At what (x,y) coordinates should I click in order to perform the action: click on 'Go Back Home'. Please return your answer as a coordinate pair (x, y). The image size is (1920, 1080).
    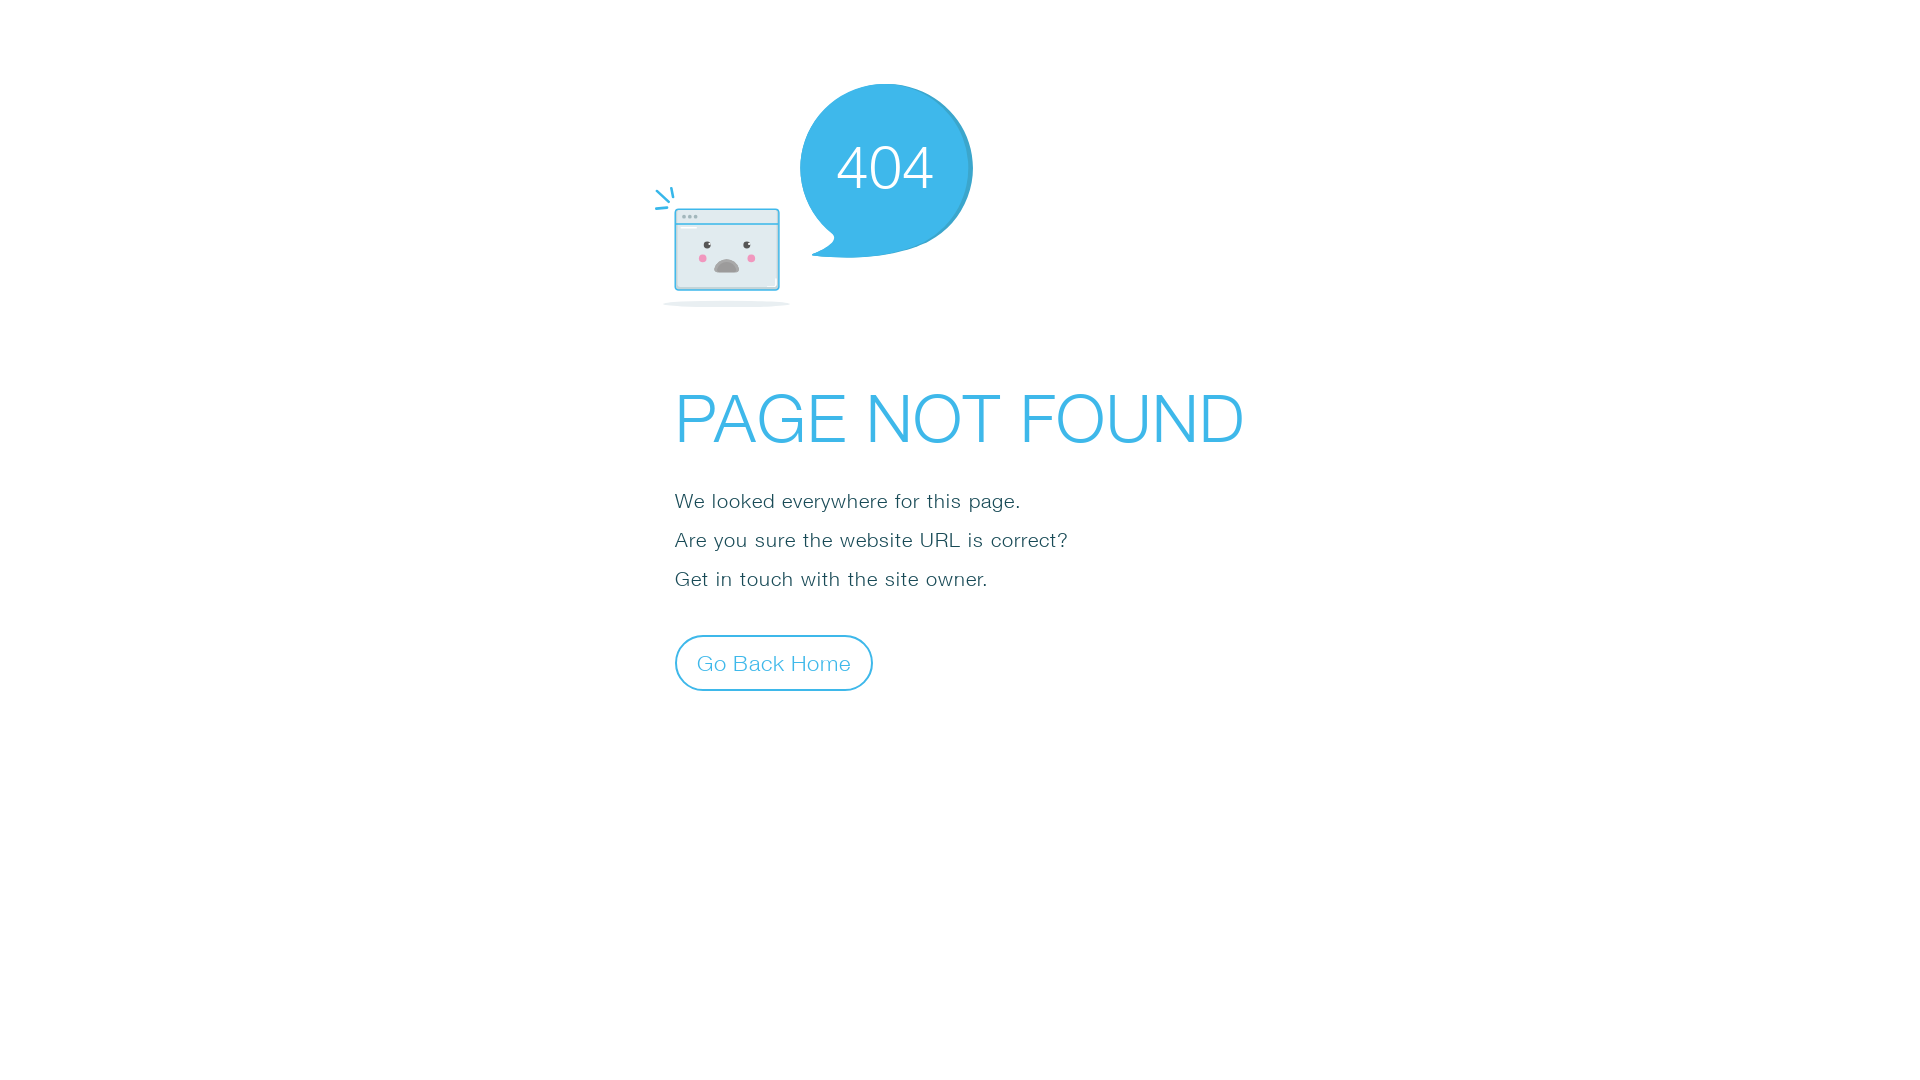
    Looking at the image, I should click on (772, 663).